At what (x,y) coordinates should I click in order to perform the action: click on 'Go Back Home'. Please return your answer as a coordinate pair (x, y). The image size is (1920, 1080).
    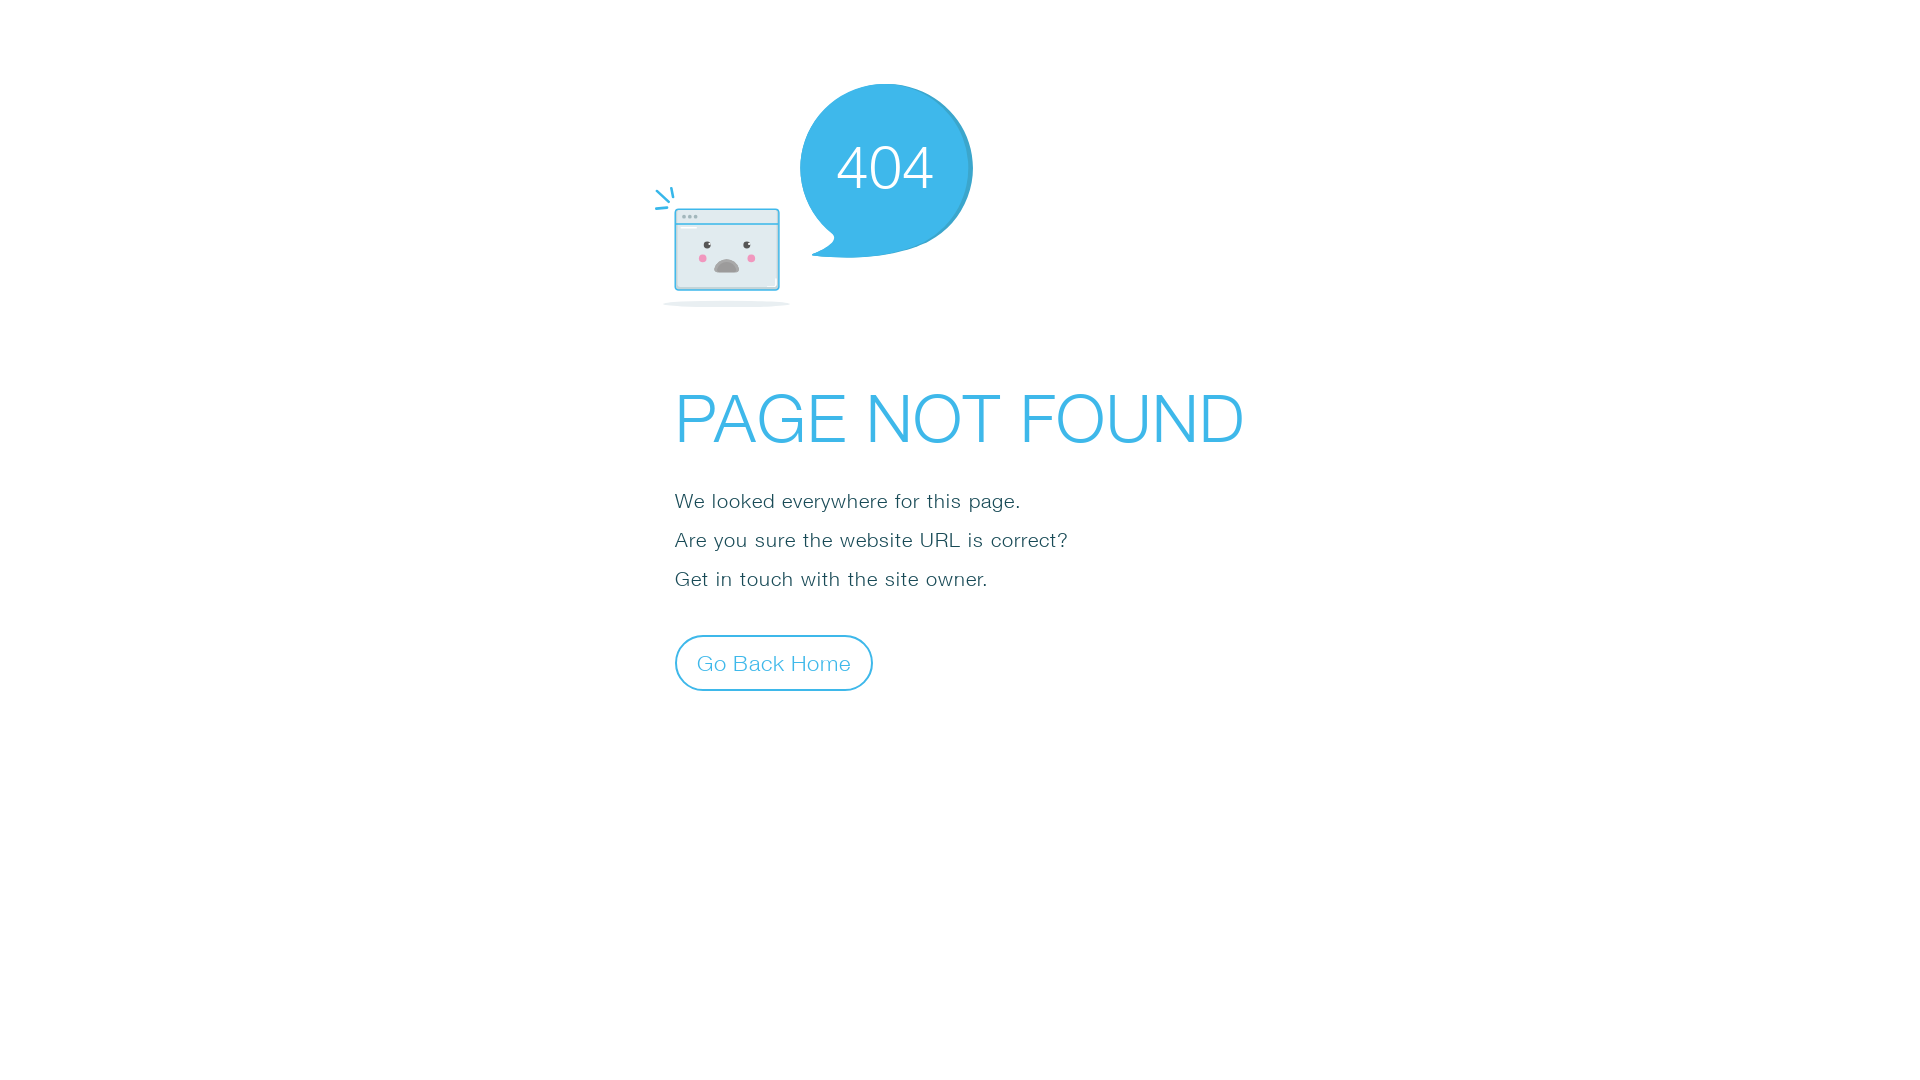
    Looking at the image, I should click on (772, 663).